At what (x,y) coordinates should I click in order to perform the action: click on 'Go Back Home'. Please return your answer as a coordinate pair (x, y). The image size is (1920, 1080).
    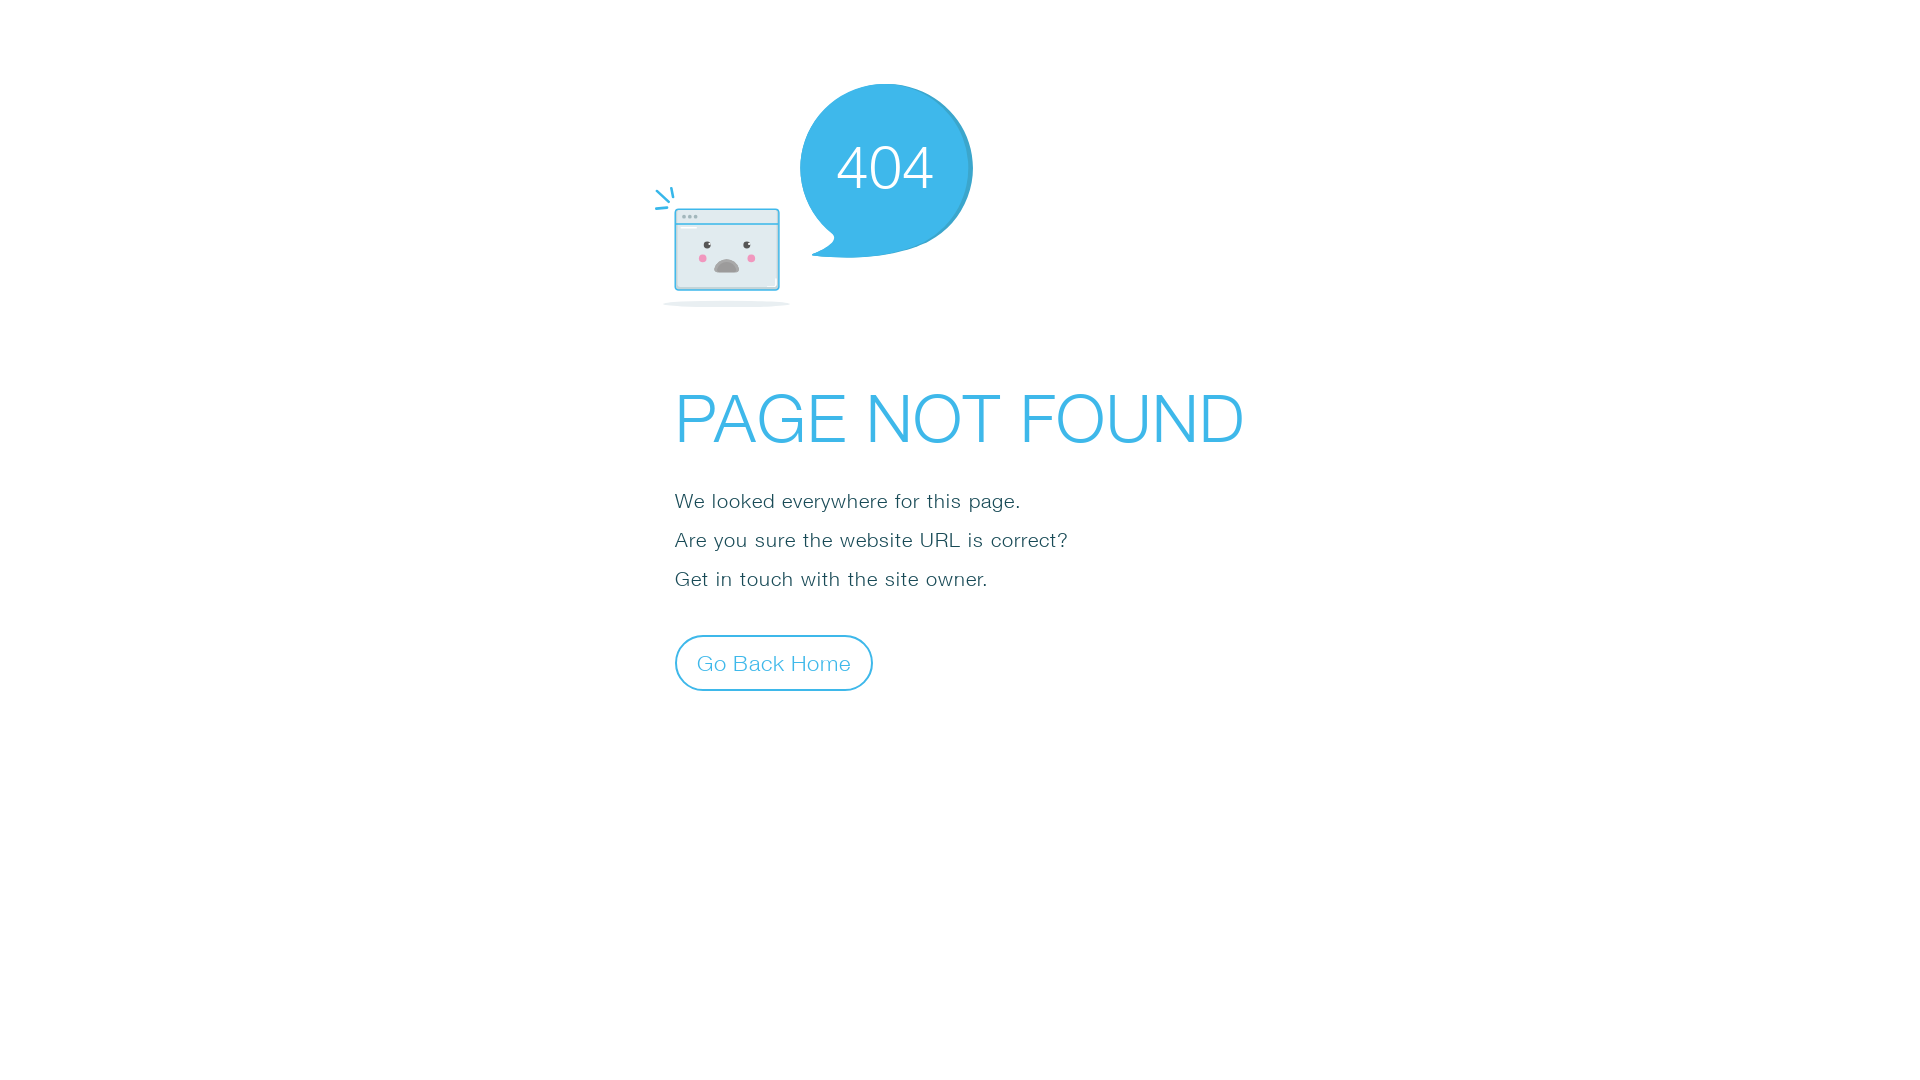
    Looking at the image, I should click on (772, 663).